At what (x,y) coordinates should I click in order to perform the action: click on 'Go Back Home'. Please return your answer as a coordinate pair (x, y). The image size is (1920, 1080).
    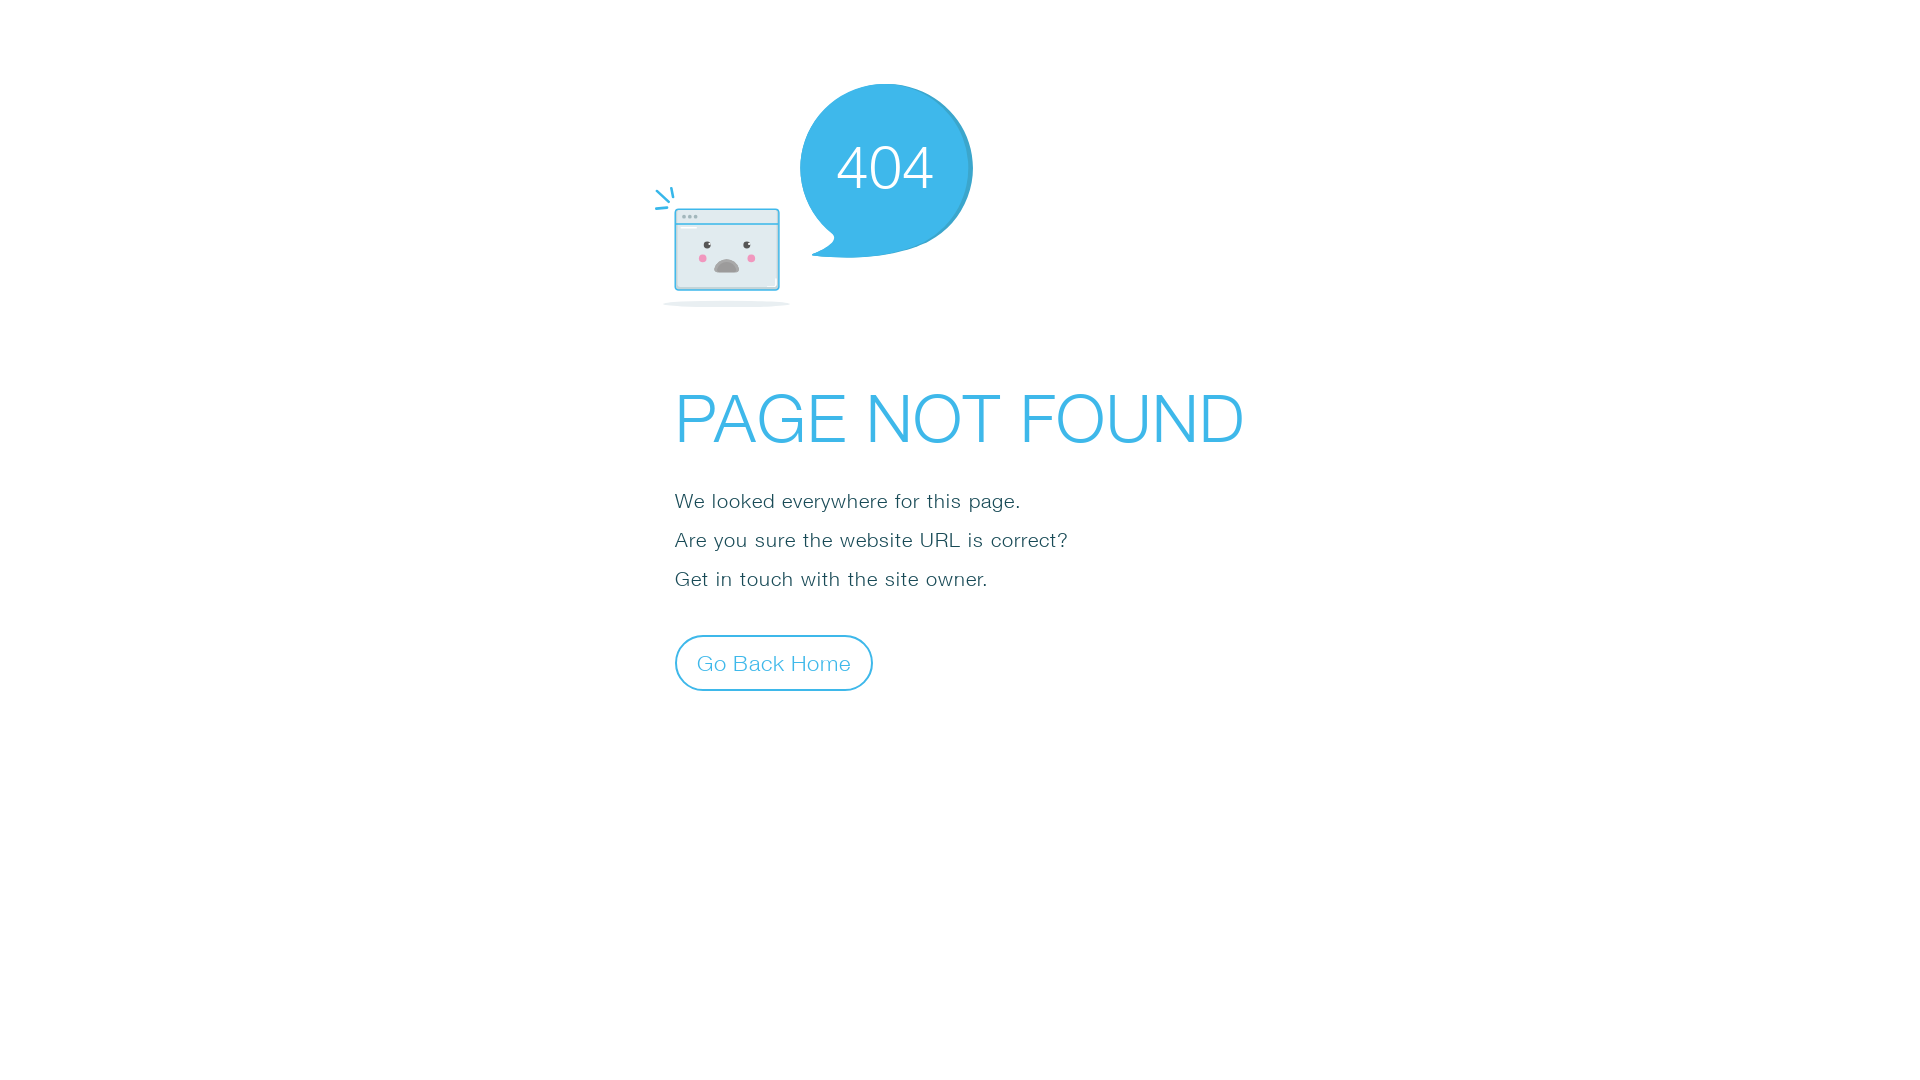
    Looking at the image, I should click on (772, 663).